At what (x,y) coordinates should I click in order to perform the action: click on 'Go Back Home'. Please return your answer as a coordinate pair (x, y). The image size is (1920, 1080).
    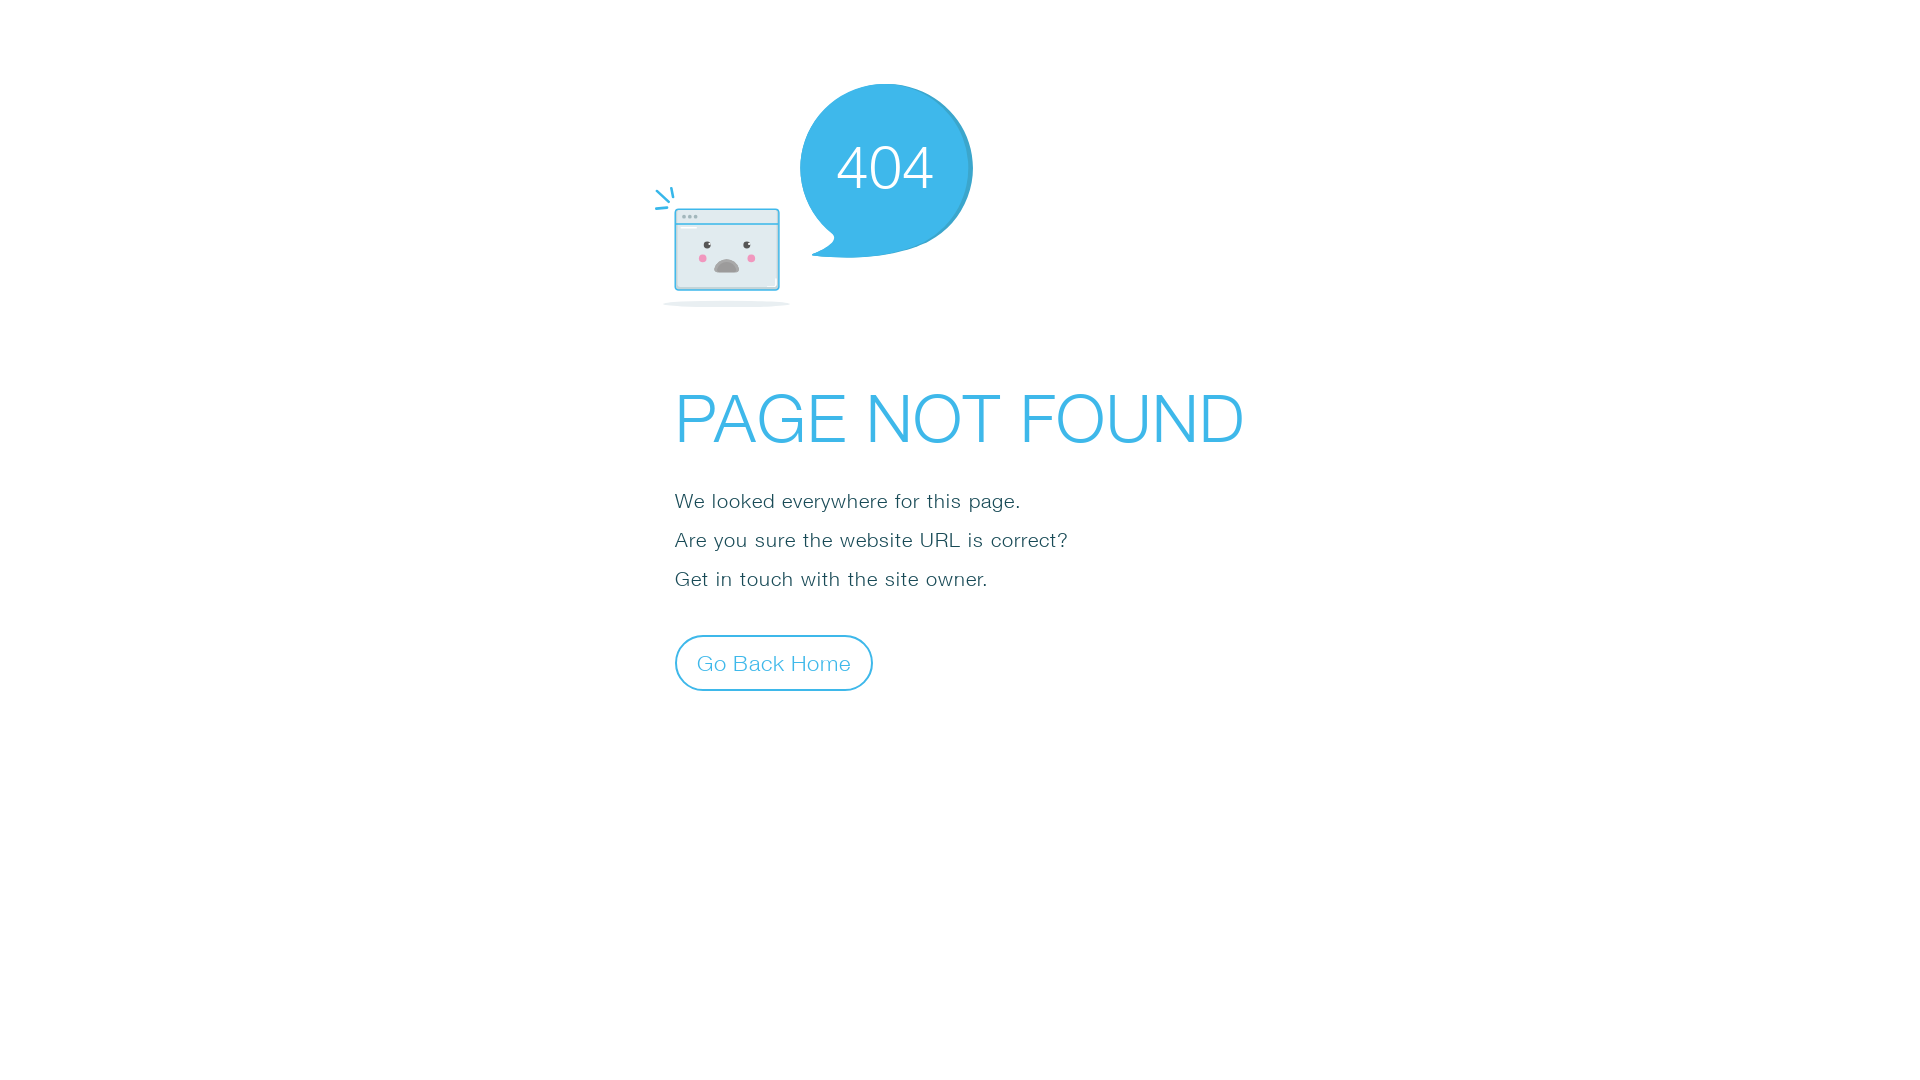
    Looking at the image, I should click on (772, 663).